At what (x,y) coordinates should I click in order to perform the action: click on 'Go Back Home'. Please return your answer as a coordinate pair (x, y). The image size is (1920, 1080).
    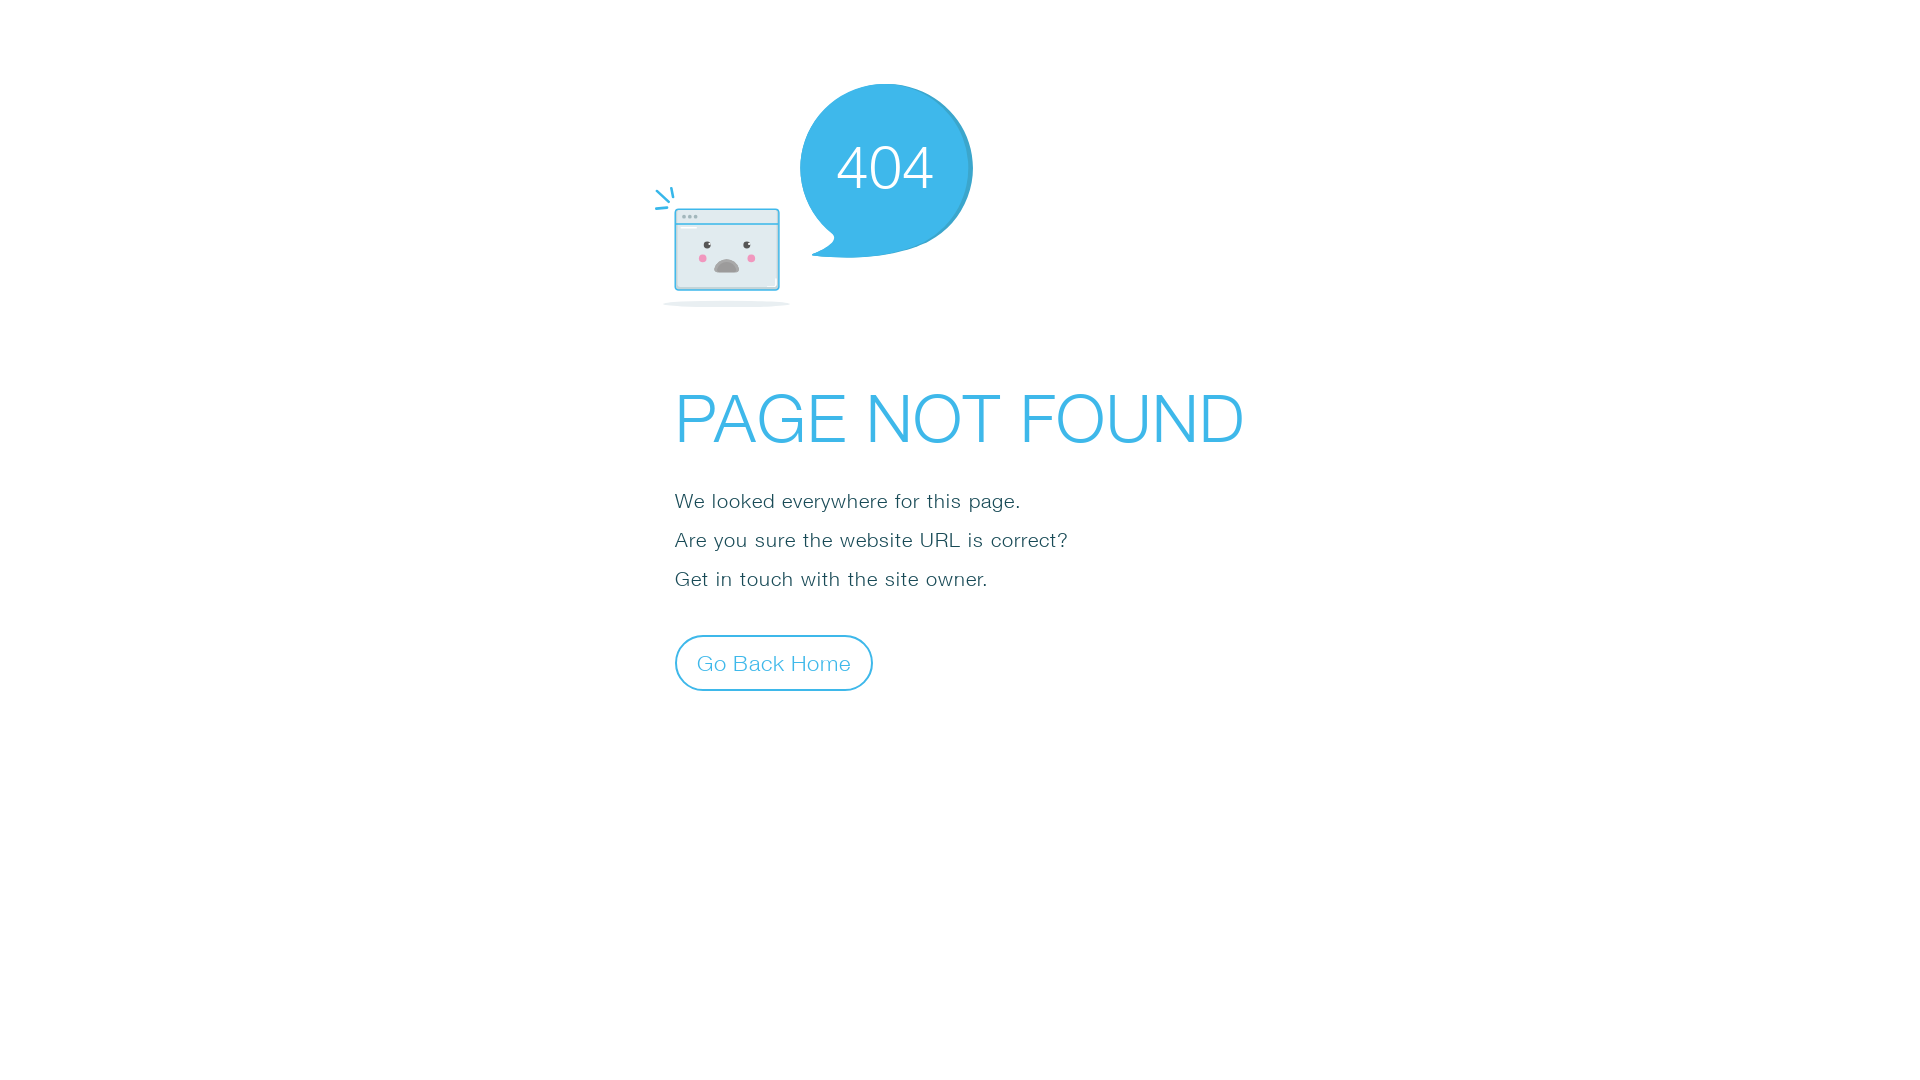
    Looking at the image, I should click on (772, 663).